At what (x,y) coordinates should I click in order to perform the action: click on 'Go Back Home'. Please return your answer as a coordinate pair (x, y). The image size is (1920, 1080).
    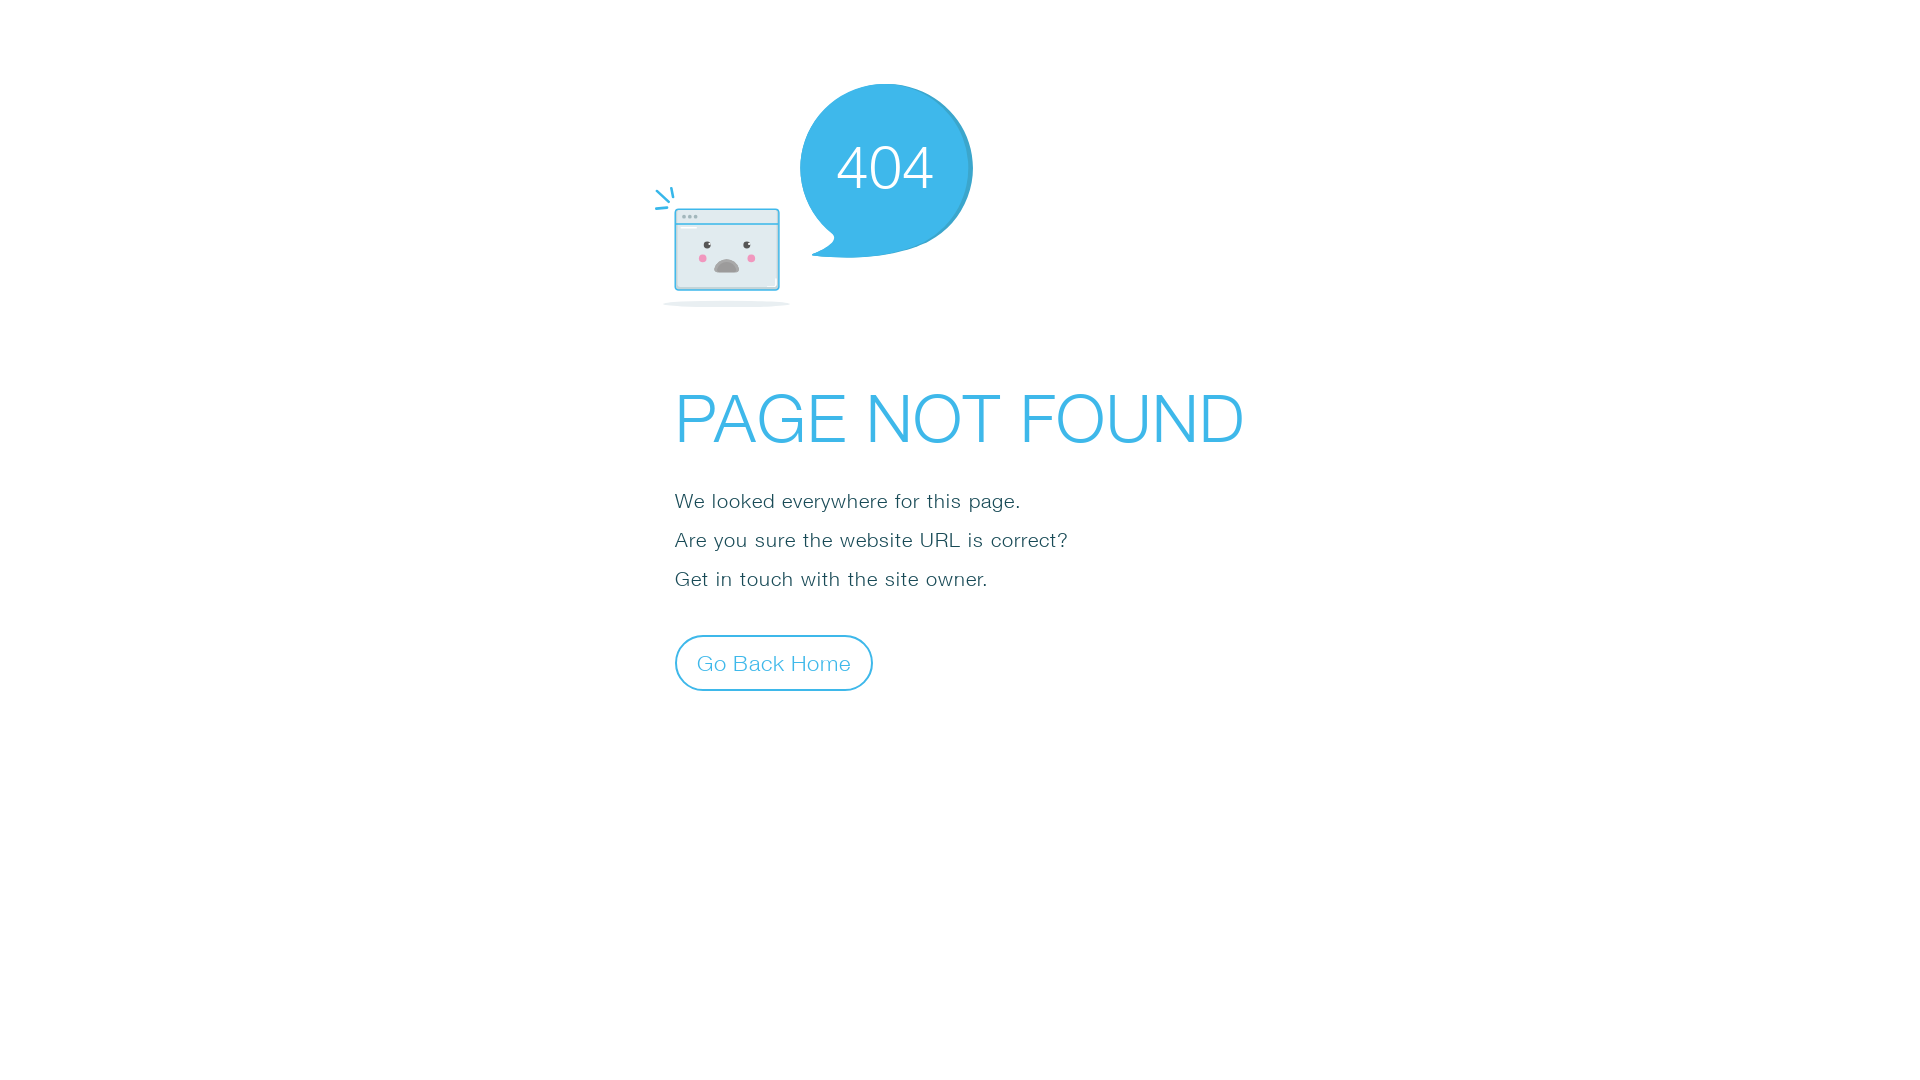
    Looking at the image, I should click on (772, 663).